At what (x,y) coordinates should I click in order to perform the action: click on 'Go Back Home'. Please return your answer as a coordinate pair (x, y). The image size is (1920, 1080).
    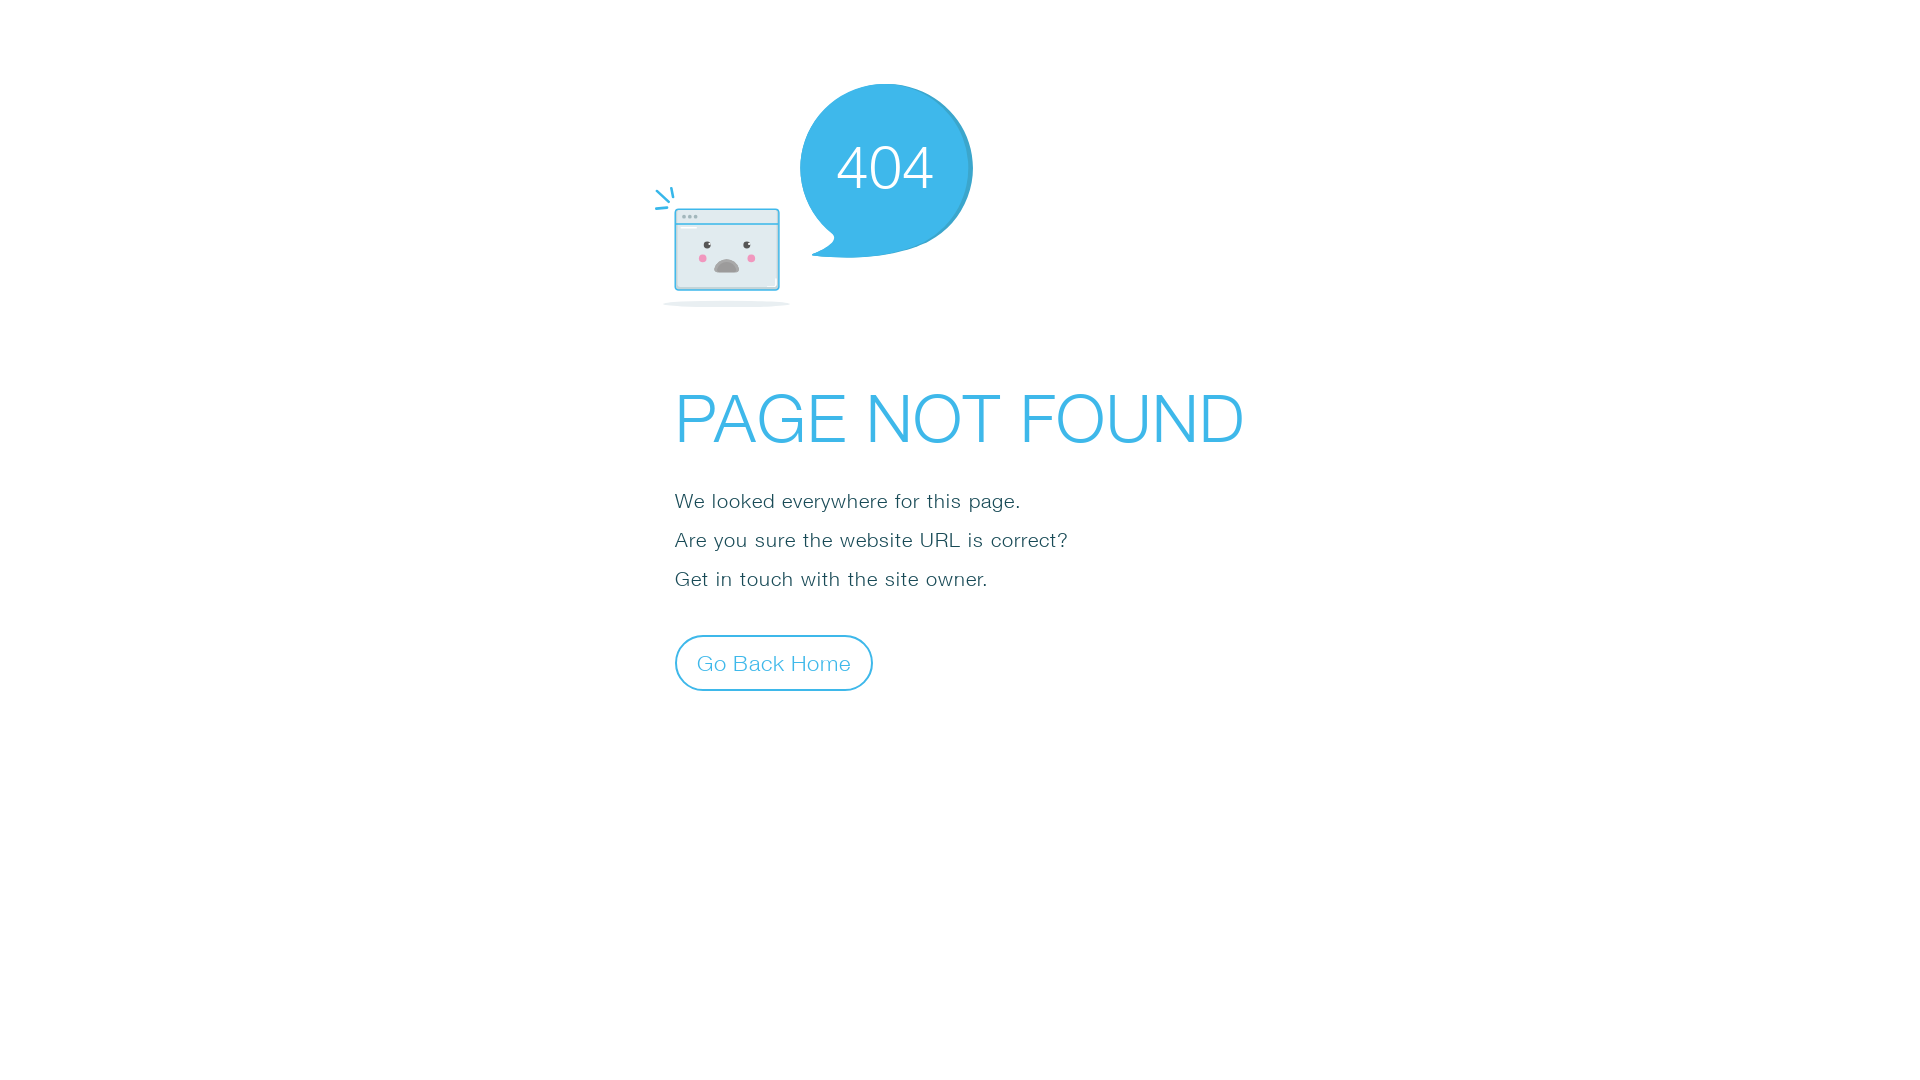
    Looking at the image, I should click on (772, 663).